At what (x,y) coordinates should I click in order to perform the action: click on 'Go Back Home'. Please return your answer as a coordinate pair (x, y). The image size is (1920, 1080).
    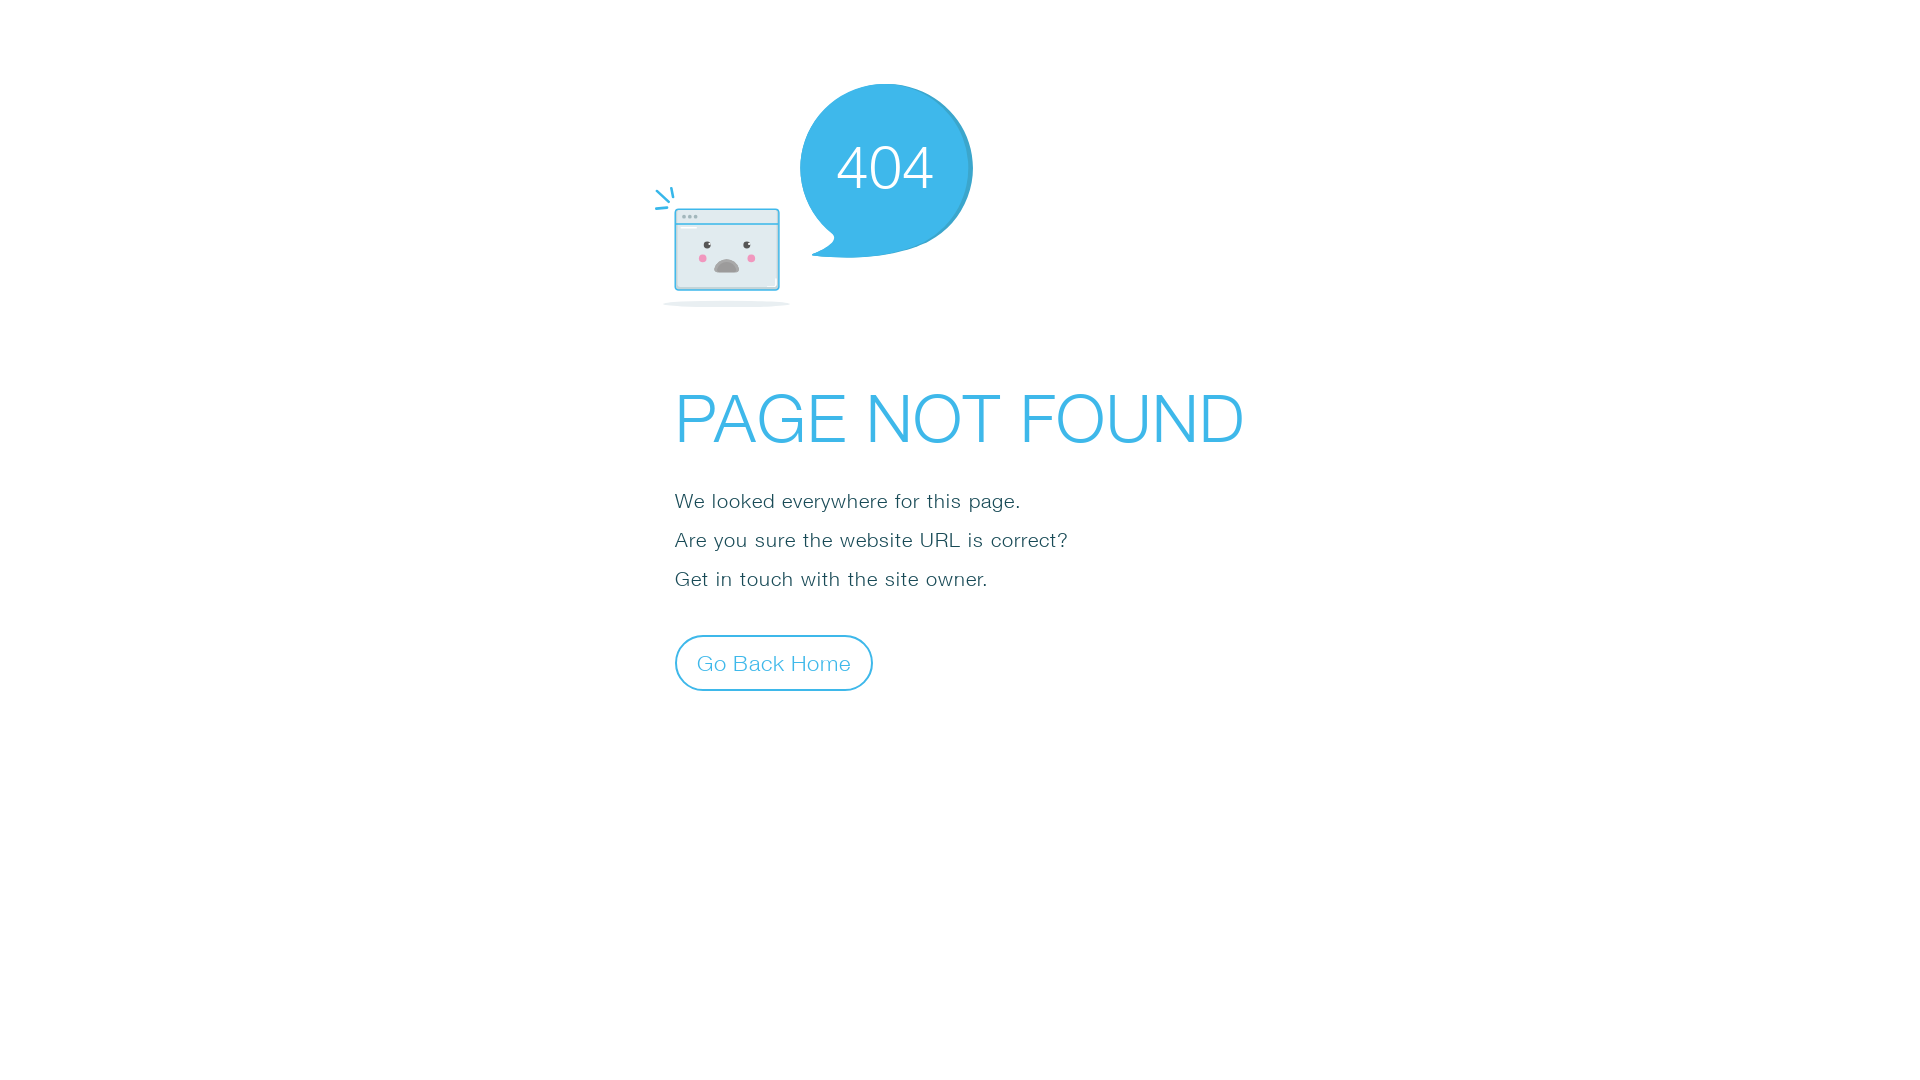
    Looking at the image, I should click on (772, 663).